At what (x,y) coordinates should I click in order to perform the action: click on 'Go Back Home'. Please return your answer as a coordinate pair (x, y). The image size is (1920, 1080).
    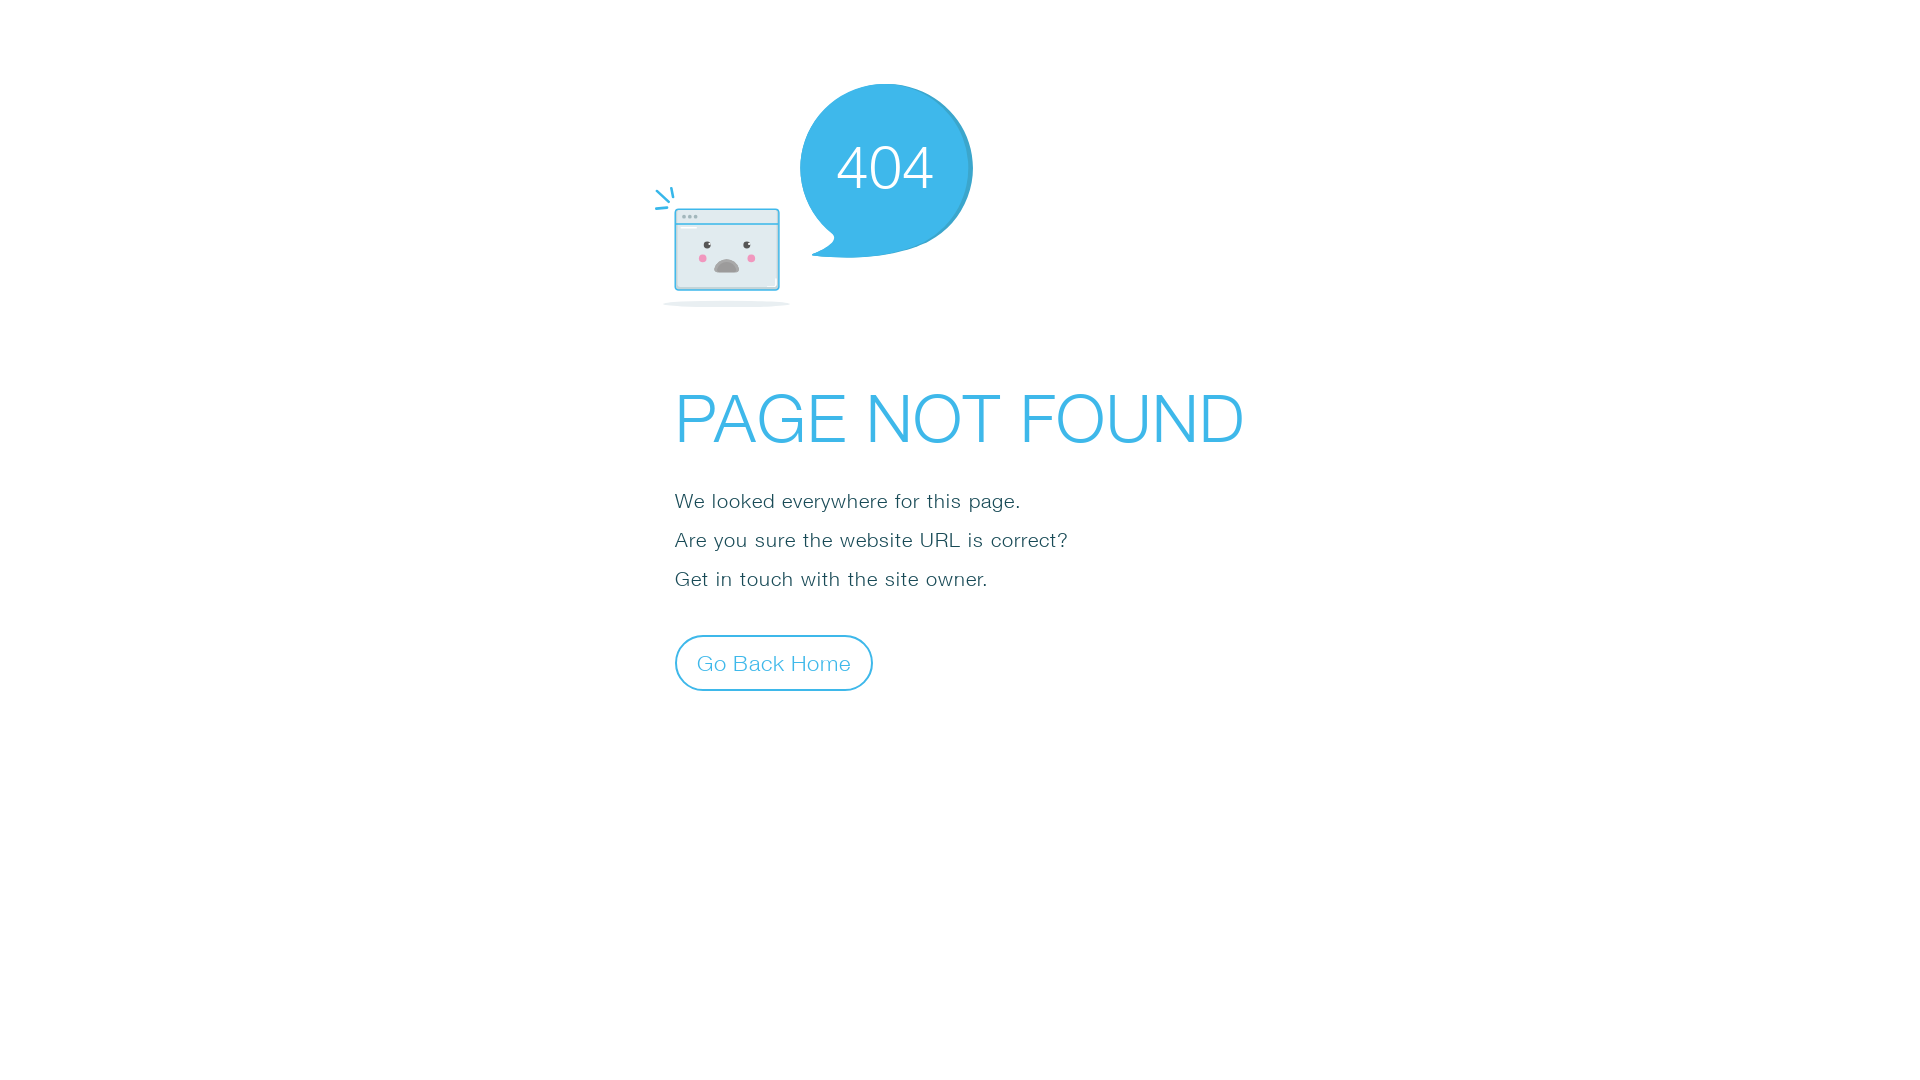
    Looking at the image, I should click on (772, 663).